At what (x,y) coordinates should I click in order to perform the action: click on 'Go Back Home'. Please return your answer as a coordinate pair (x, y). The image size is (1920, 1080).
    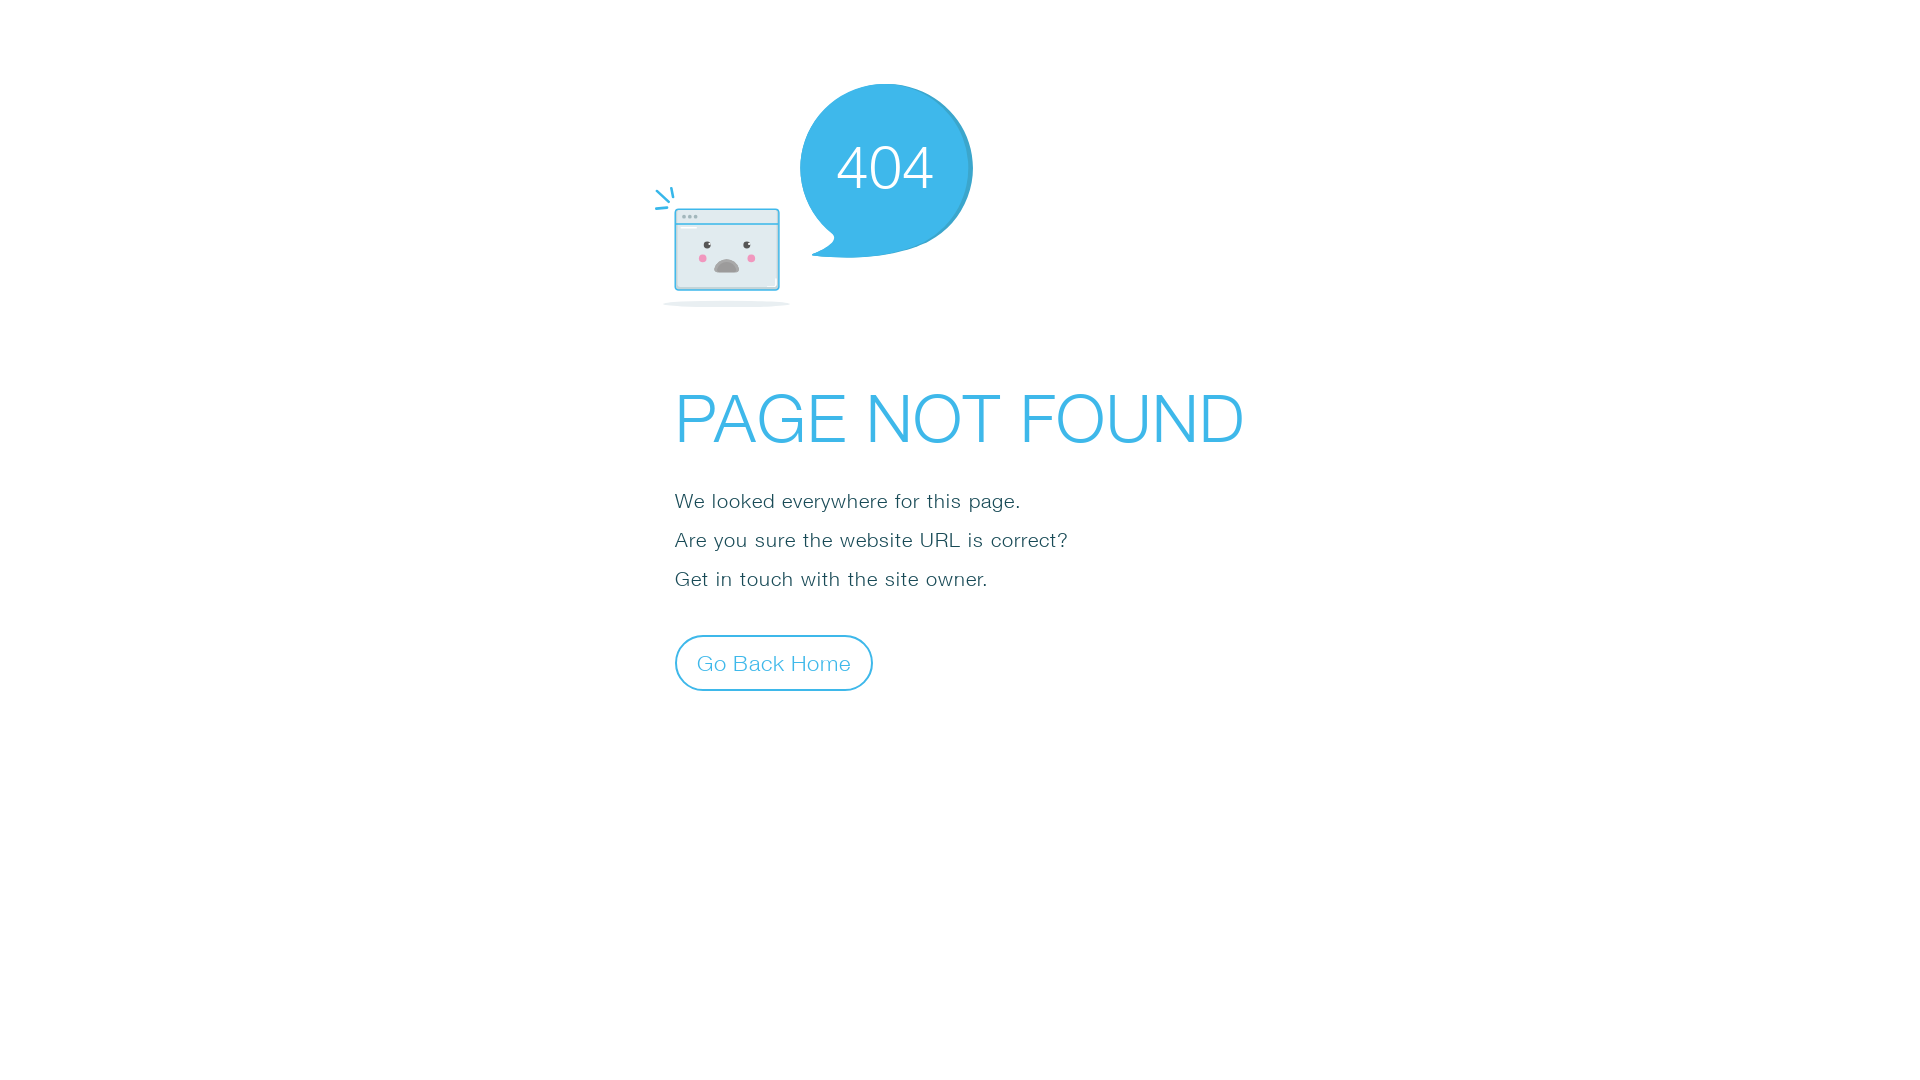
    Looking at the image, I should click on (772, 663).